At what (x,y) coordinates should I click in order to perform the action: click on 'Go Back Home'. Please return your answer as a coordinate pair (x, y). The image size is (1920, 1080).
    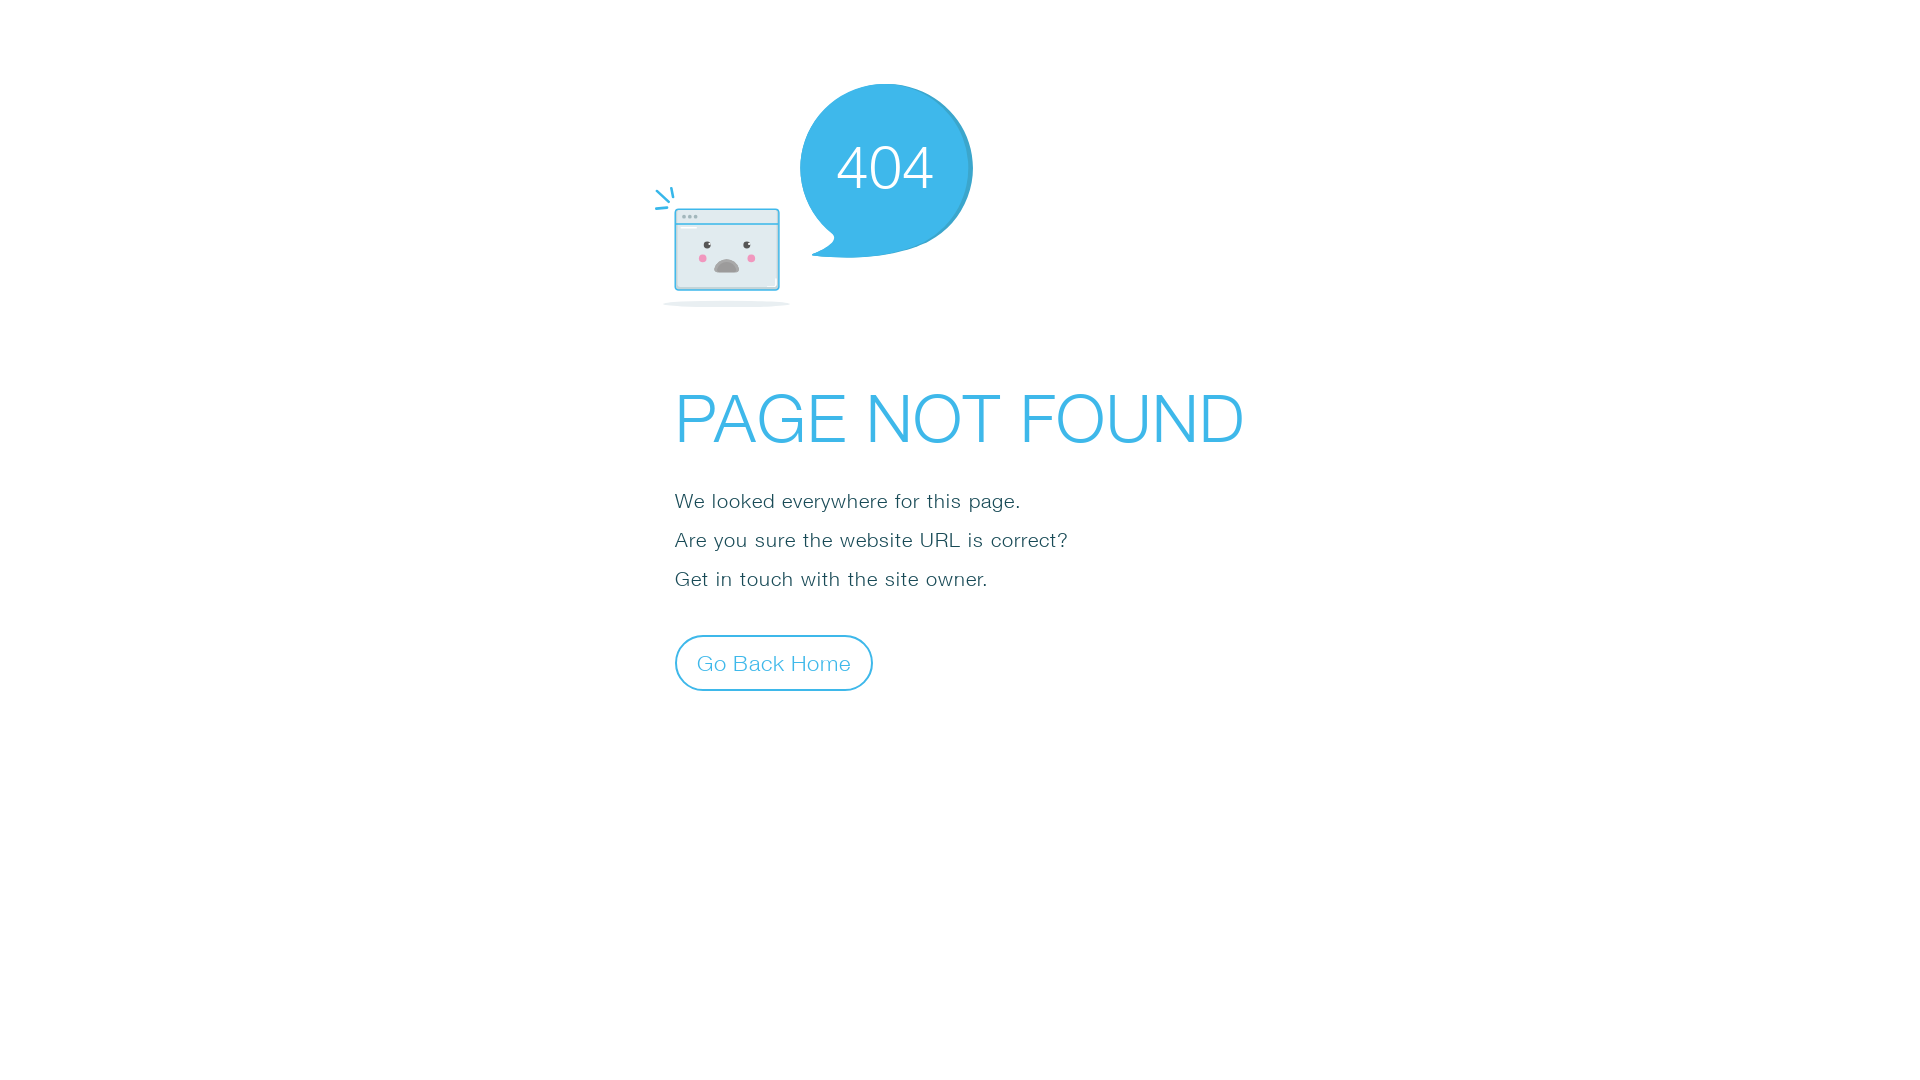
    Looking at the image, I should click on (772, 663).